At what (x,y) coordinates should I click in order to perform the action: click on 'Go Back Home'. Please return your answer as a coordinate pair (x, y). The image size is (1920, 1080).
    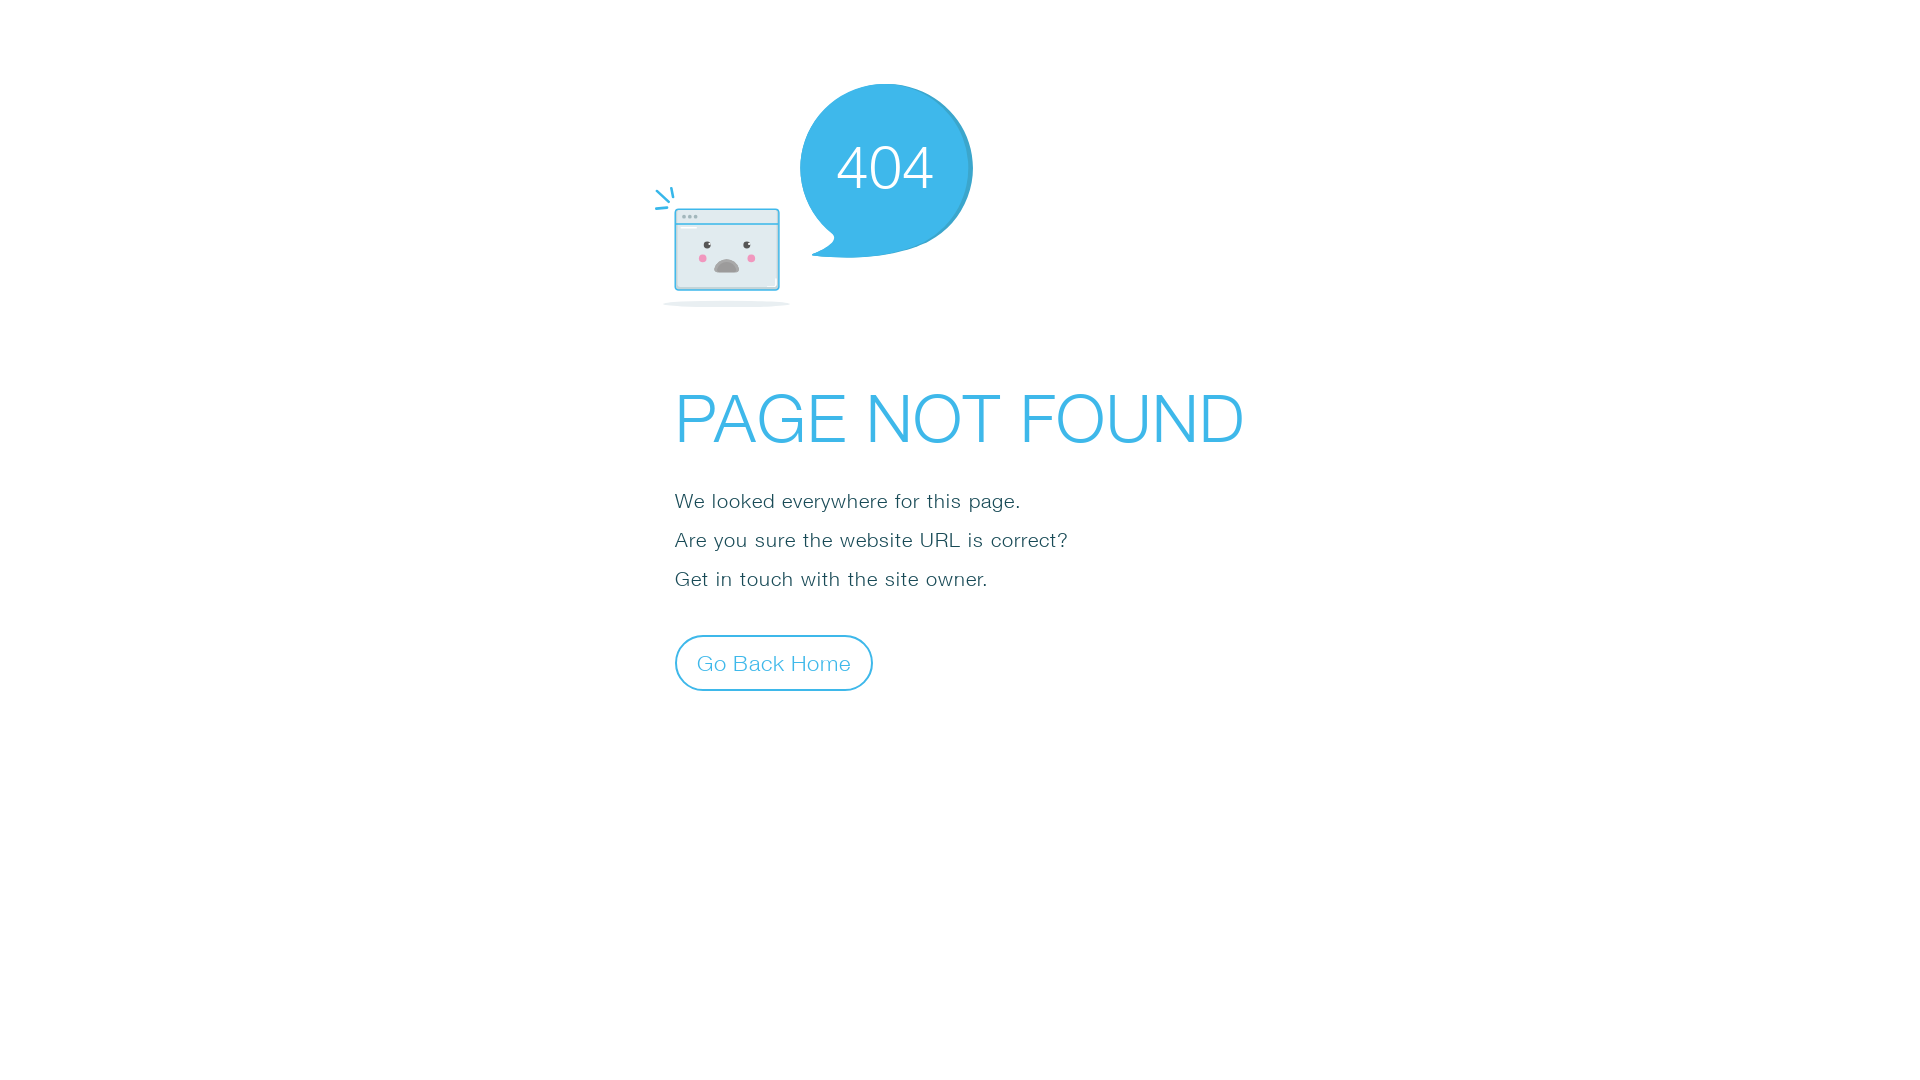
    Looking at the image, I should click on (772, 663).